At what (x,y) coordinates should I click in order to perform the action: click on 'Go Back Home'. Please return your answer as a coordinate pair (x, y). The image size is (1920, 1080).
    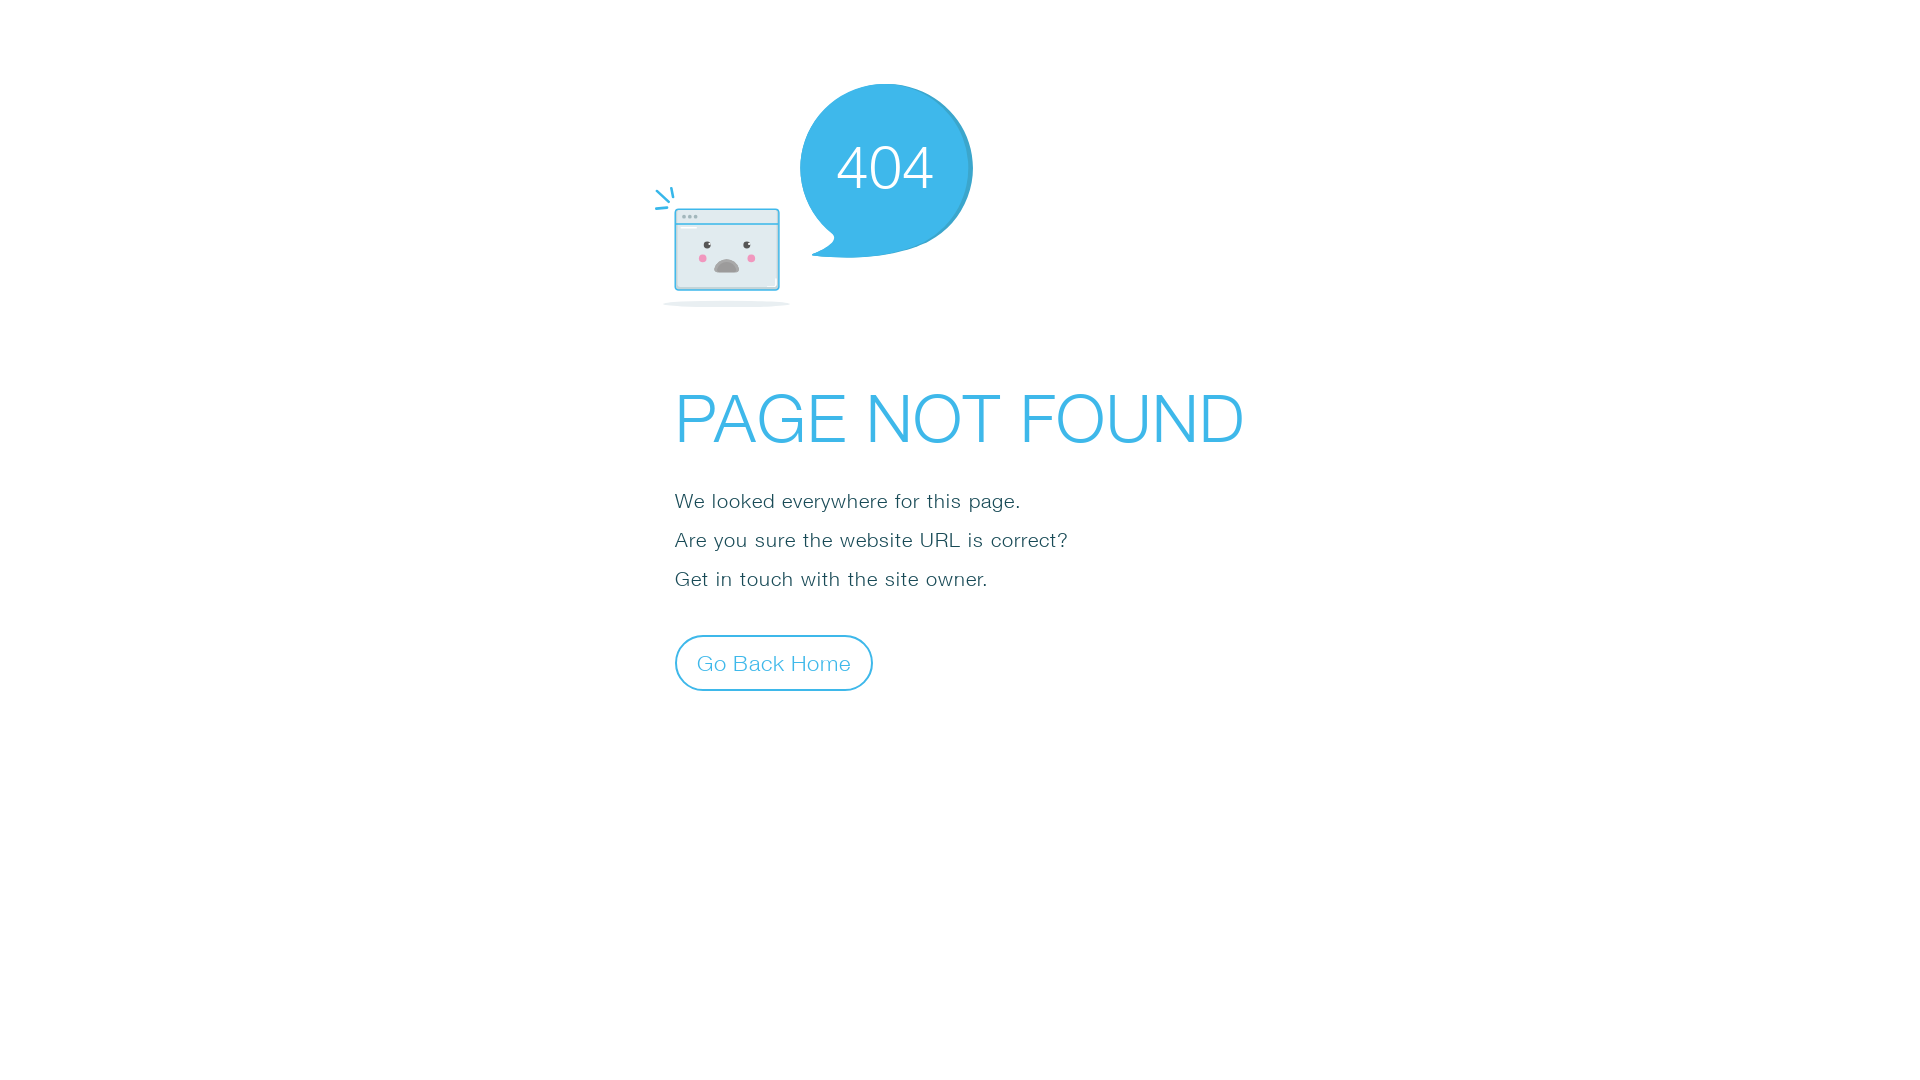
    Looking at the image, I should click on (772, 663).